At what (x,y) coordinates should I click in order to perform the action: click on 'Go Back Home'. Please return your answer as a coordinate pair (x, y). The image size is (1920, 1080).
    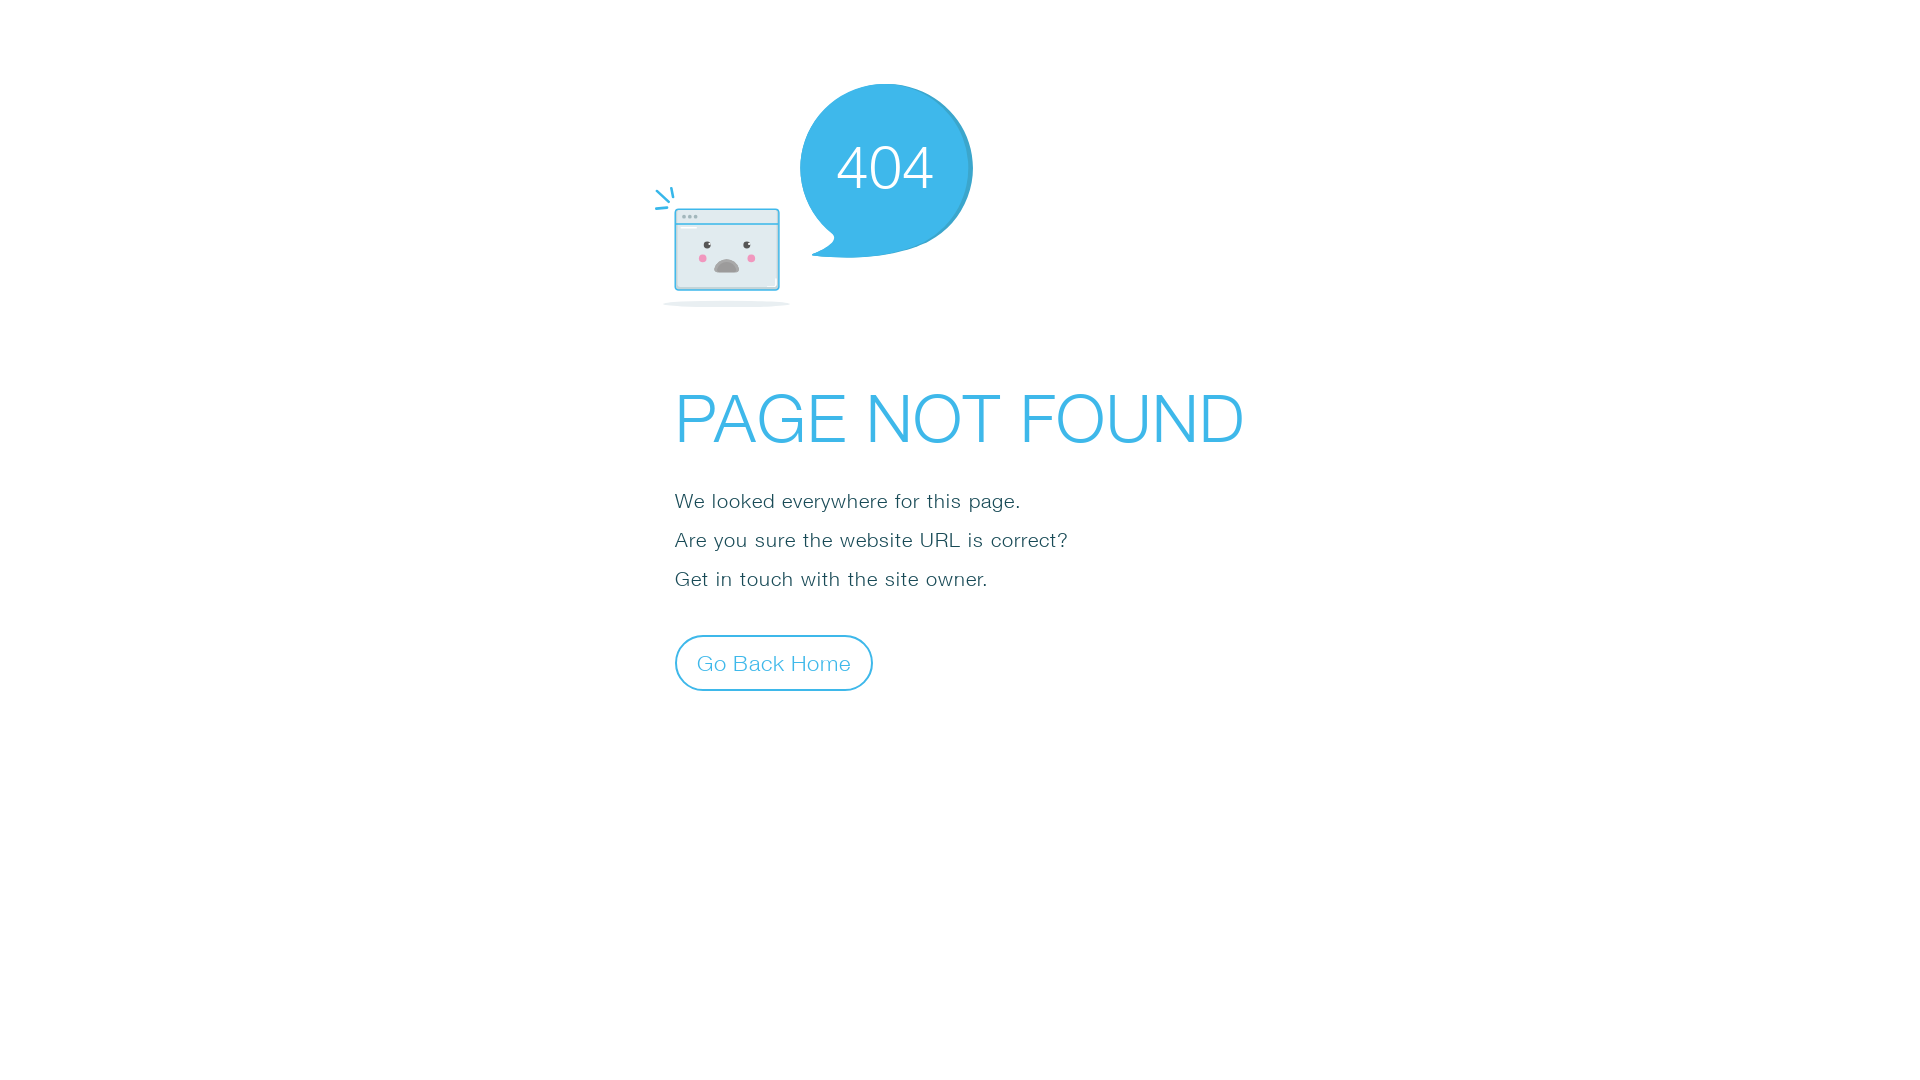
    Looking at the image, I should click on (772, 663).